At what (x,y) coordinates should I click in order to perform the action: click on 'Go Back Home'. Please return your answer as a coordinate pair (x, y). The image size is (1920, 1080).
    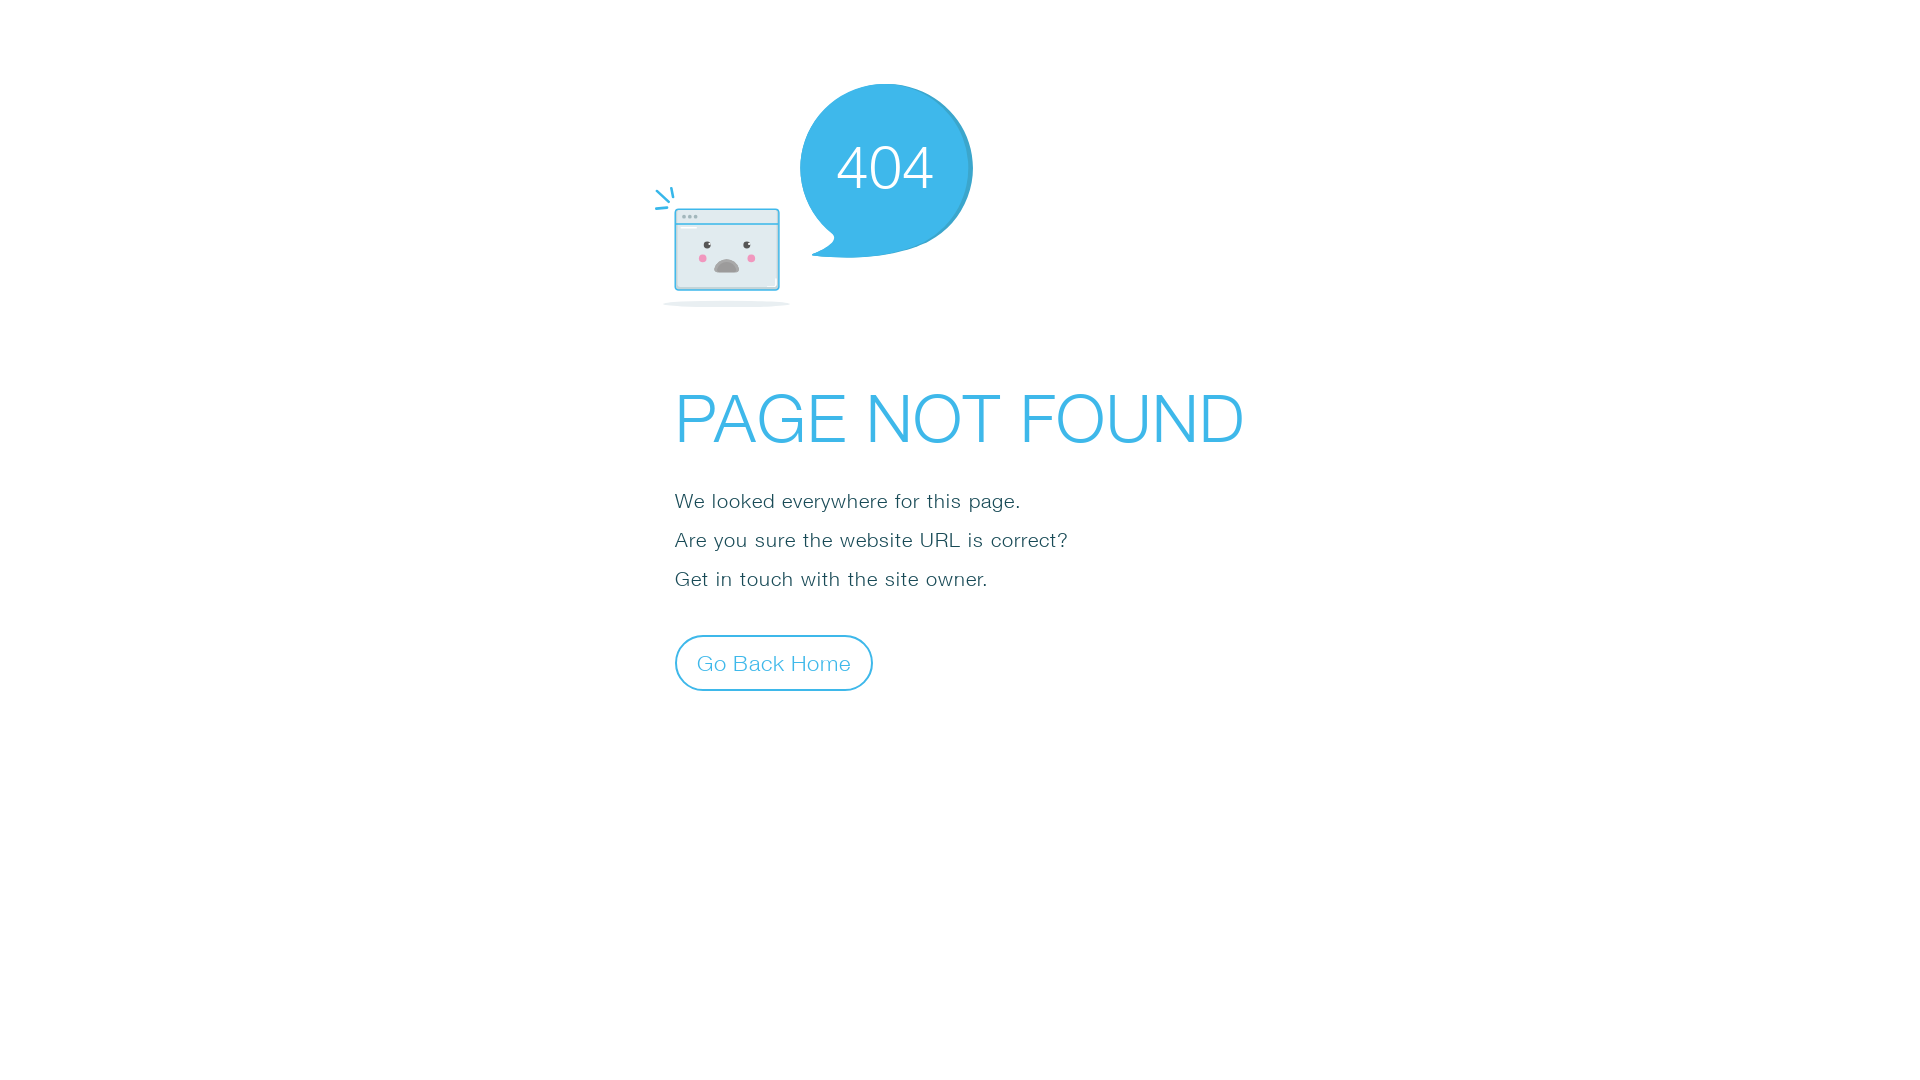
    Looking at the image, I should click on (772, 663).